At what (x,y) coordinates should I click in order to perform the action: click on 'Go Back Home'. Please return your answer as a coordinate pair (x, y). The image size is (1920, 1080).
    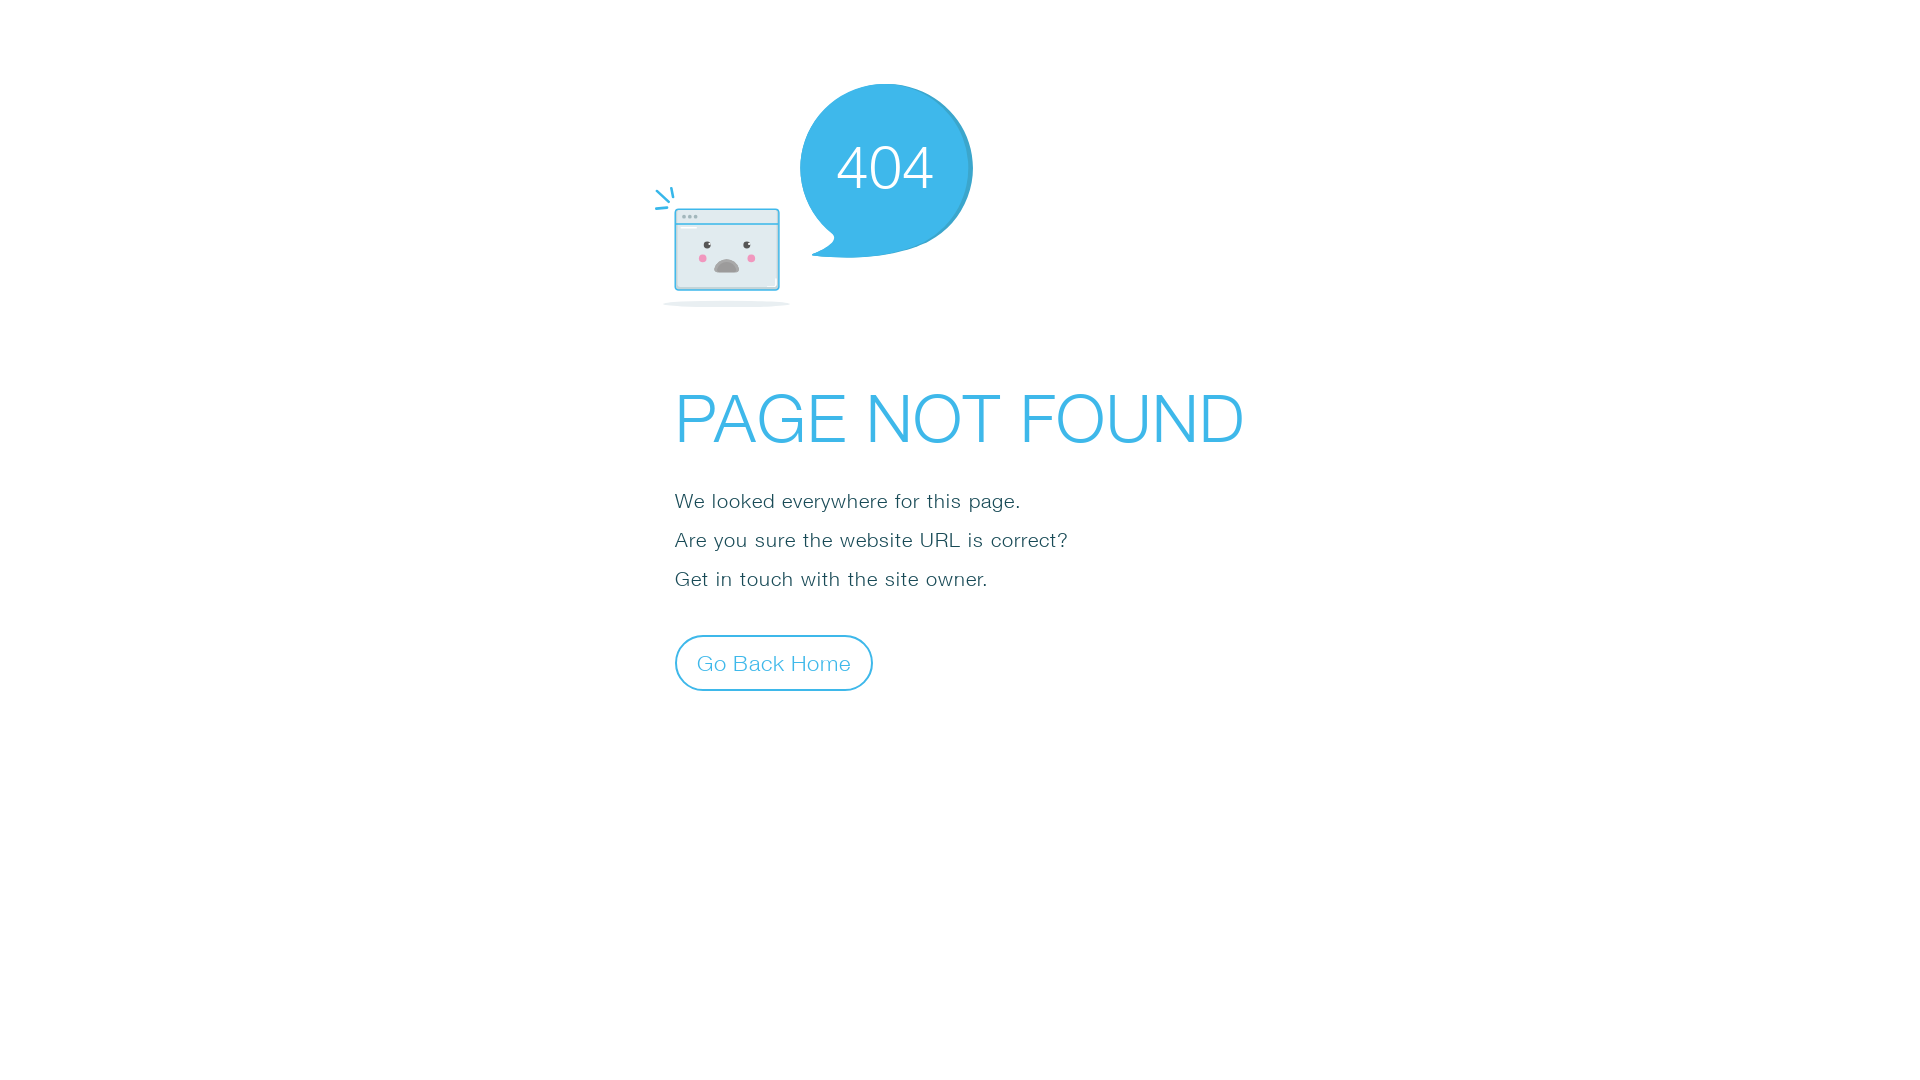
    Looking at the image, I should click on (772, 663).